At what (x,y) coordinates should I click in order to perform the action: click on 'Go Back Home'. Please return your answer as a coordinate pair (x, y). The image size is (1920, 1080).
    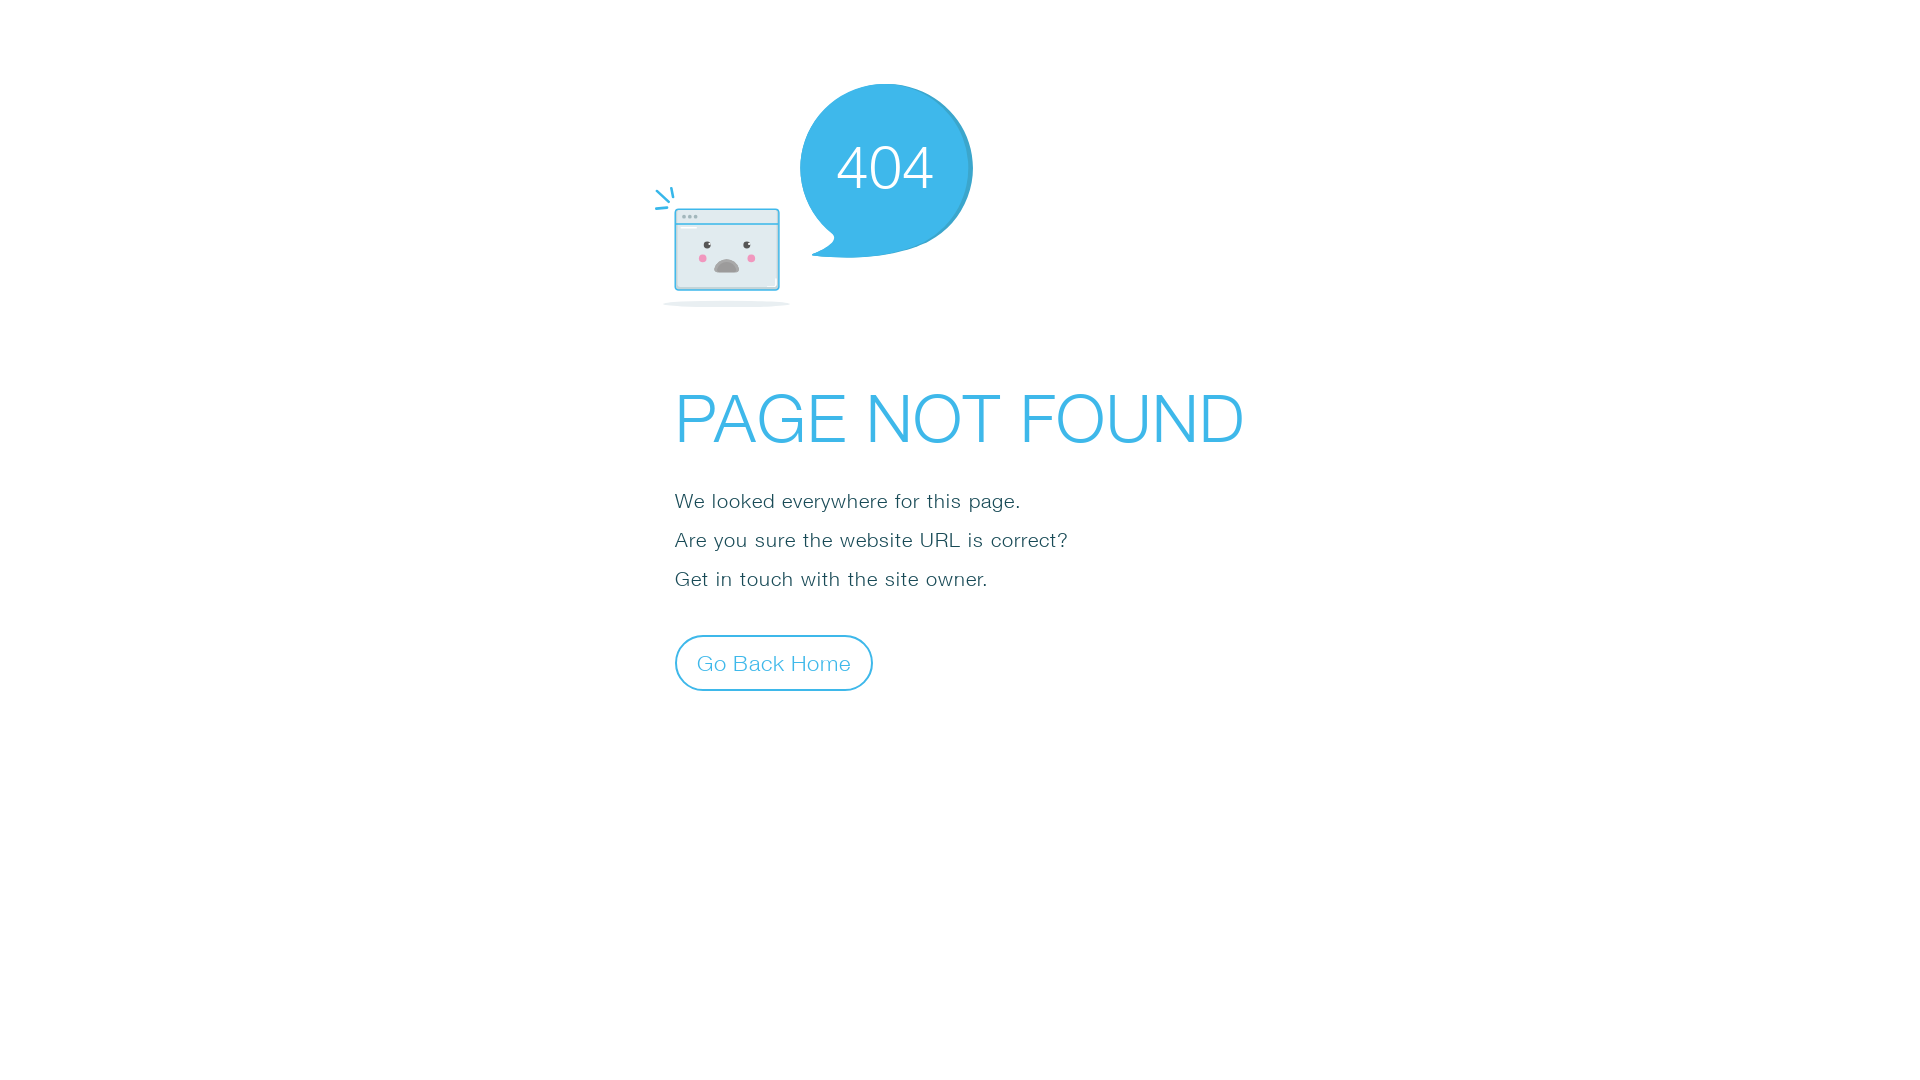
    Looking at the image, I should click on (772, 663).